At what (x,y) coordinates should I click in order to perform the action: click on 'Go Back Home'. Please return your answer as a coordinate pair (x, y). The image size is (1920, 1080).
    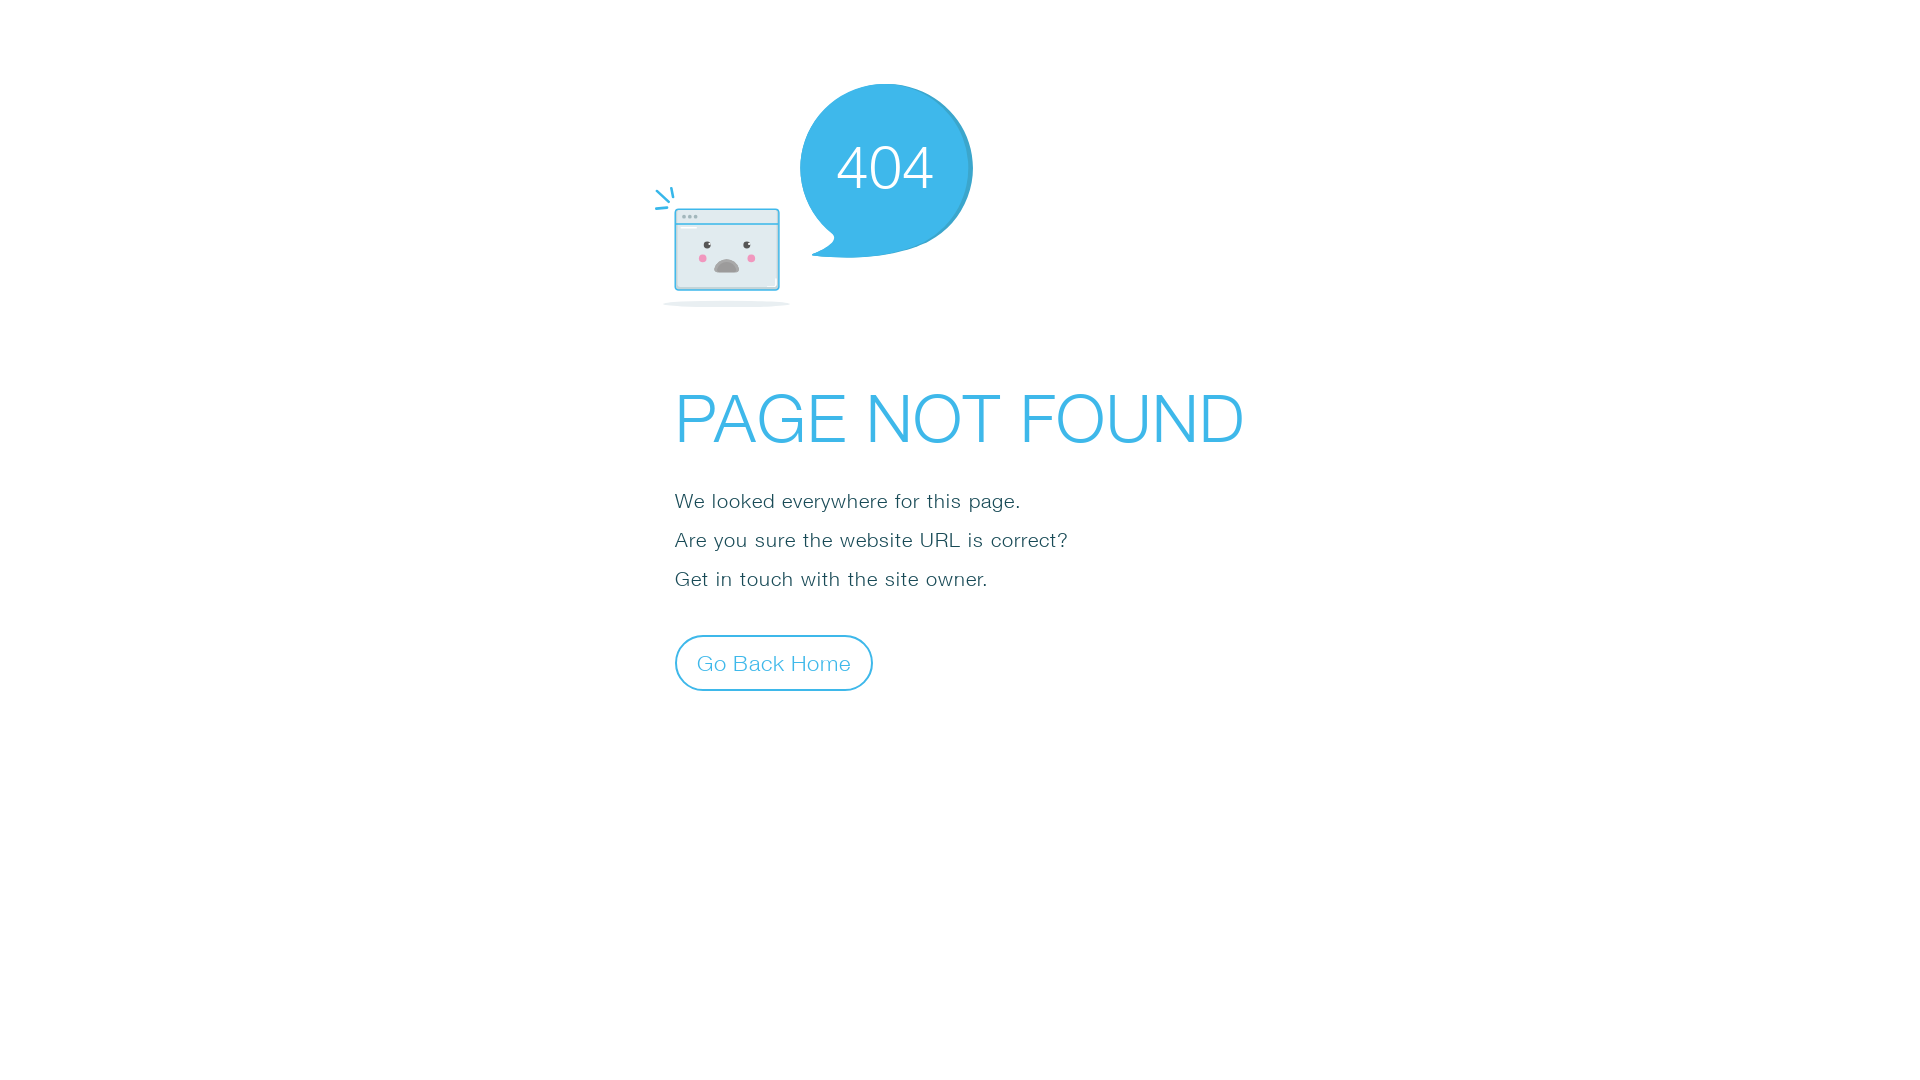
    Looking at the image, I should click on (772, 663).